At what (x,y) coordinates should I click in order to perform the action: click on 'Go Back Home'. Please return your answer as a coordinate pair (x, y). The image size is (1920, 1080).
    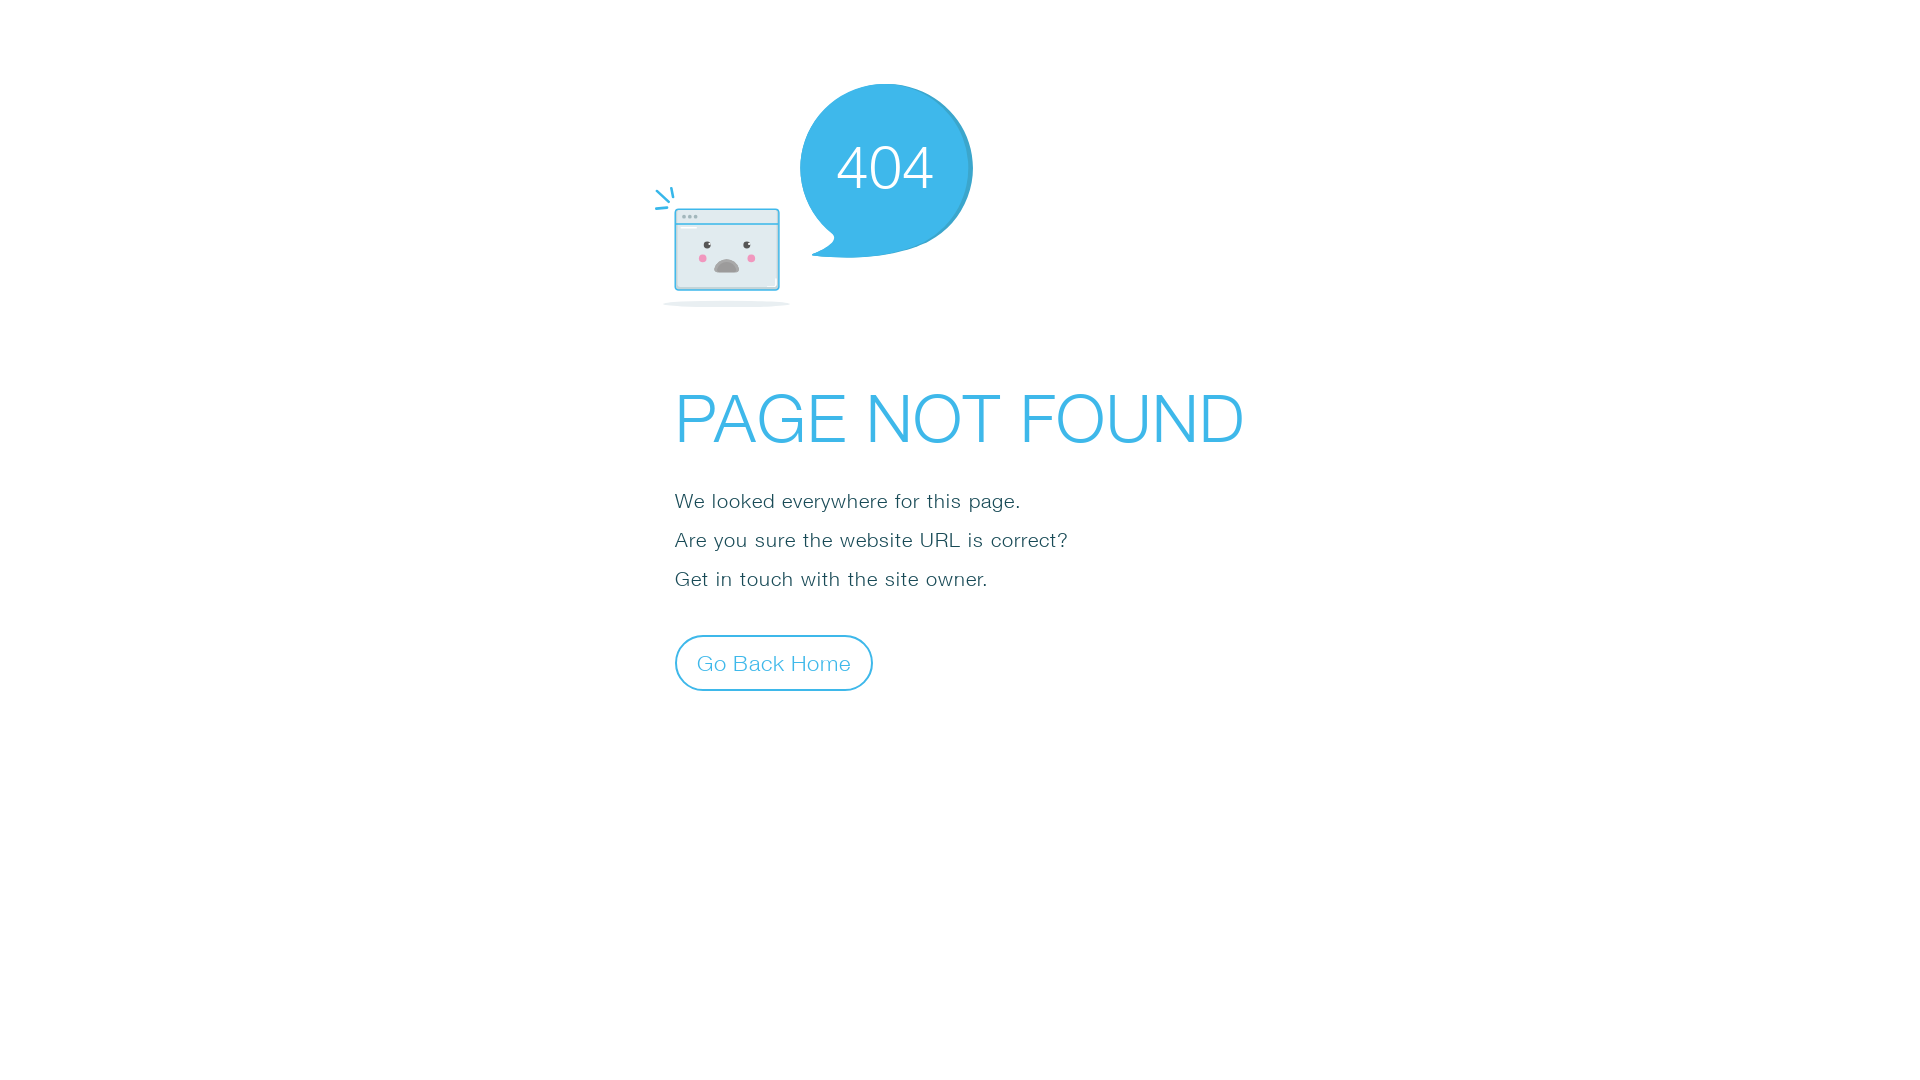
    Looking at the image, I should click on (772, 663).